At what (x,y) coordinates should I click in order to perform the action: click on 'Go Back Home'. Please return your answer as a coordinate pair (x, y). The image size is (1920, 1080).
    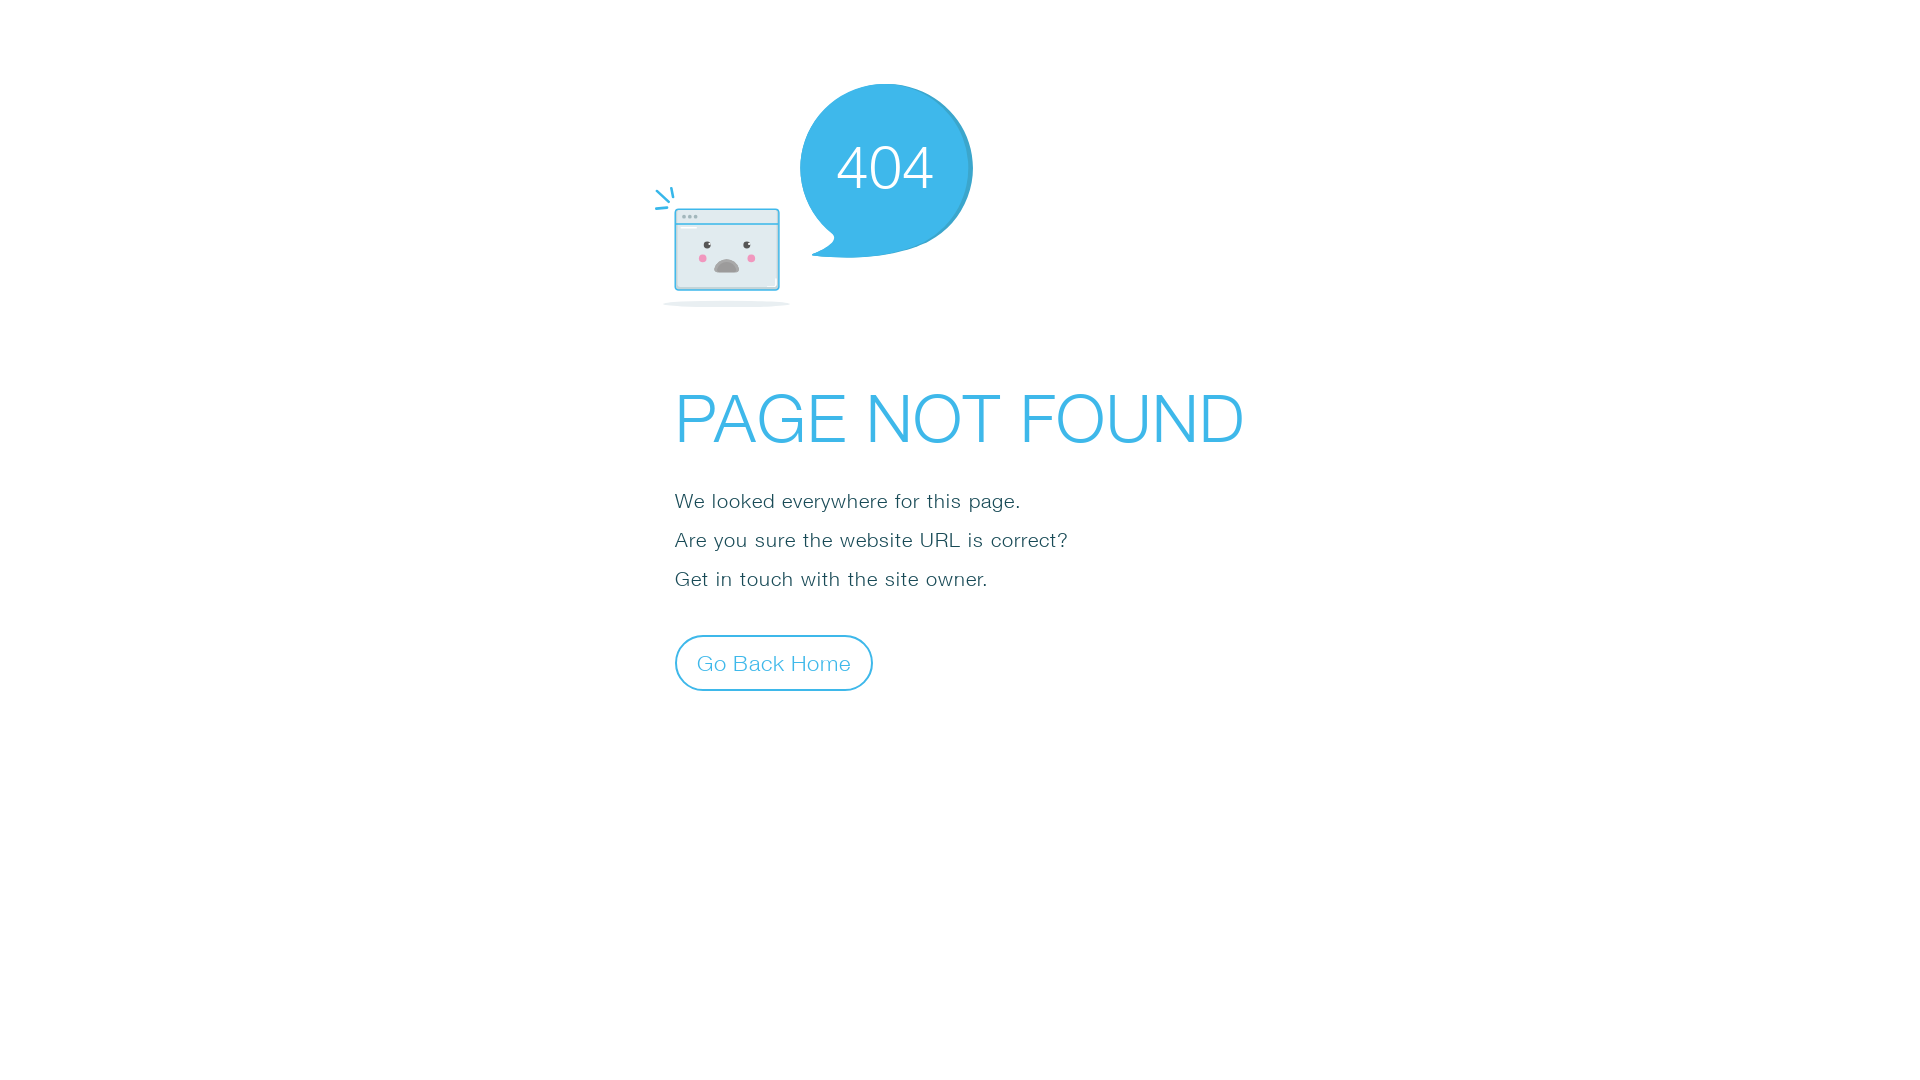
    Looking at the image, I should click on (772, 663).